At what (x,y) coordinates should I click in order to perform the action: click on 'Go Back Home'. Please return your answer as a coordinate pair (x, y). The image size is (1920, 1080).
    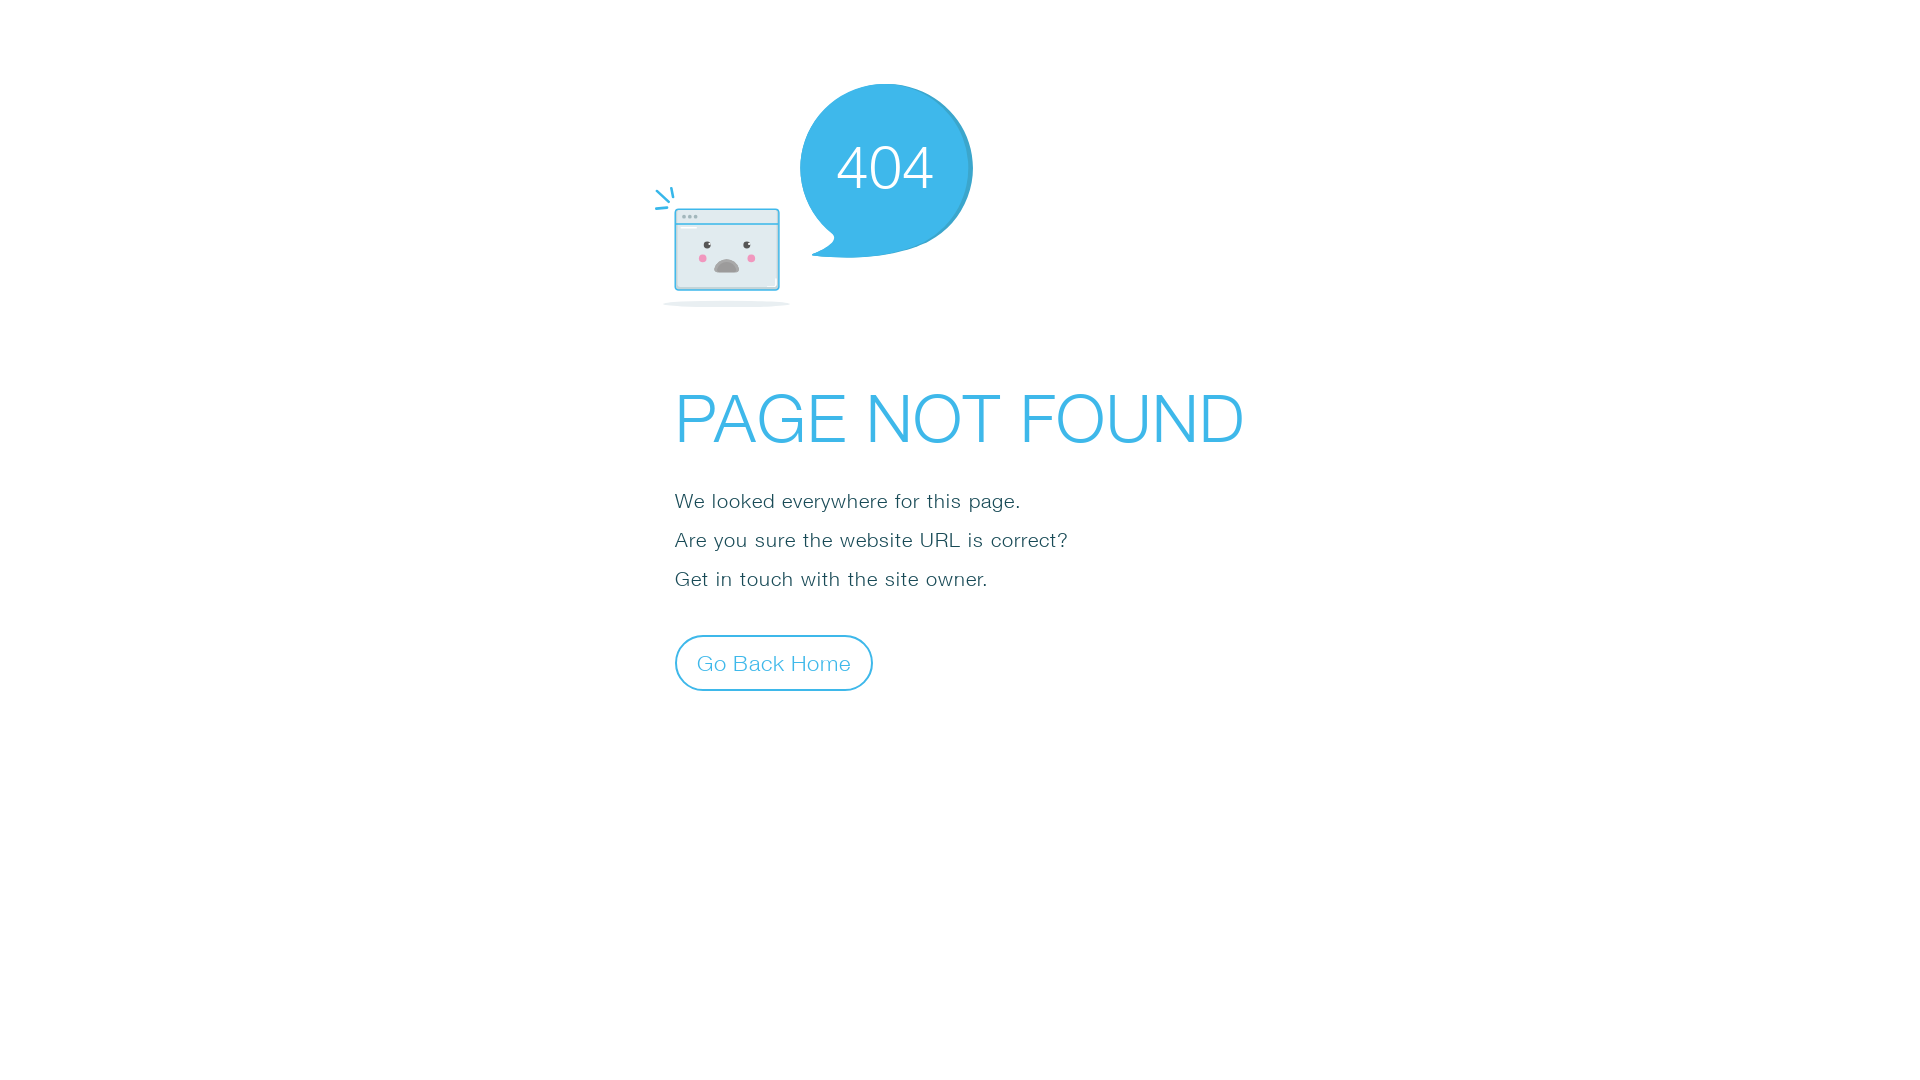
    Looking at the image, I should click on (772, 663).